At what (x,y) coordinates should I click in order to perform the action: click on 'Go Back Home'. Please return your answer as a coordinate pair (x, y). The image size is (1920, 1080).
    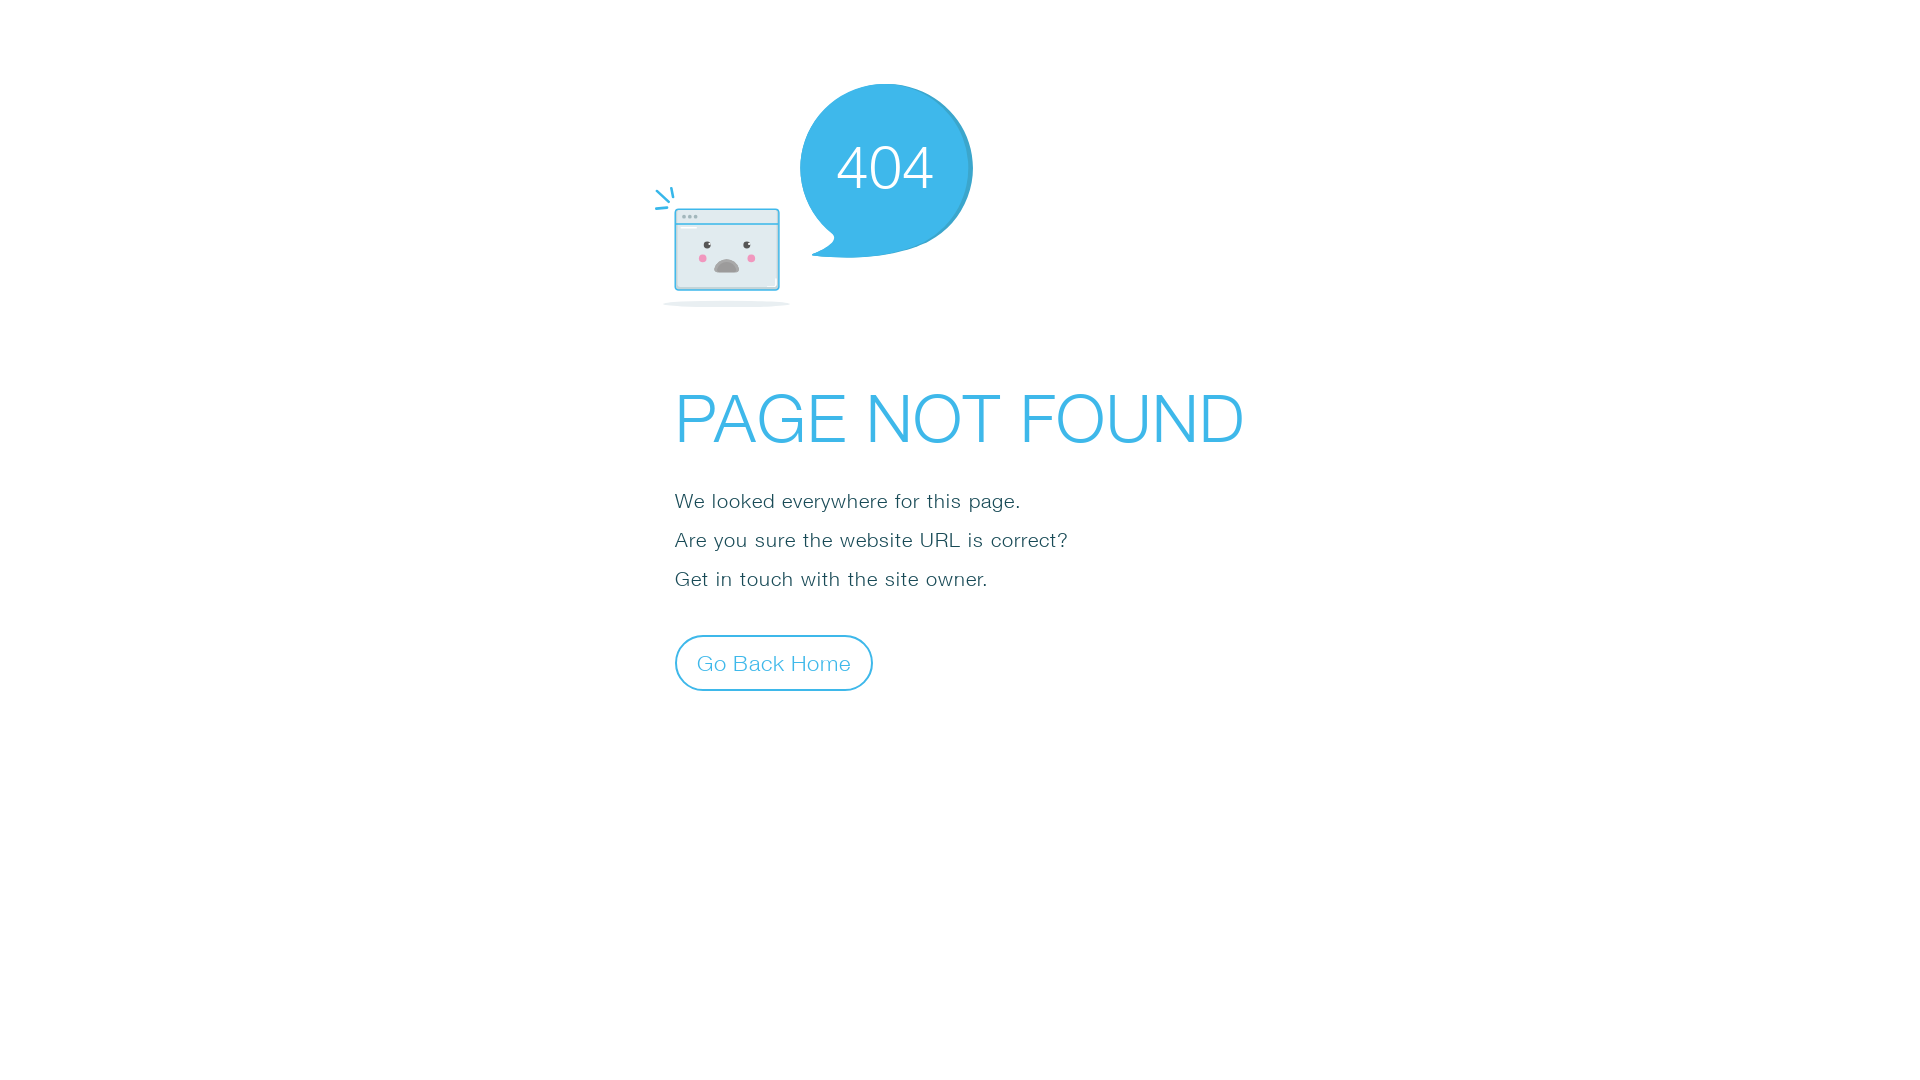
    Looking at the image, I should click on (772, 663).